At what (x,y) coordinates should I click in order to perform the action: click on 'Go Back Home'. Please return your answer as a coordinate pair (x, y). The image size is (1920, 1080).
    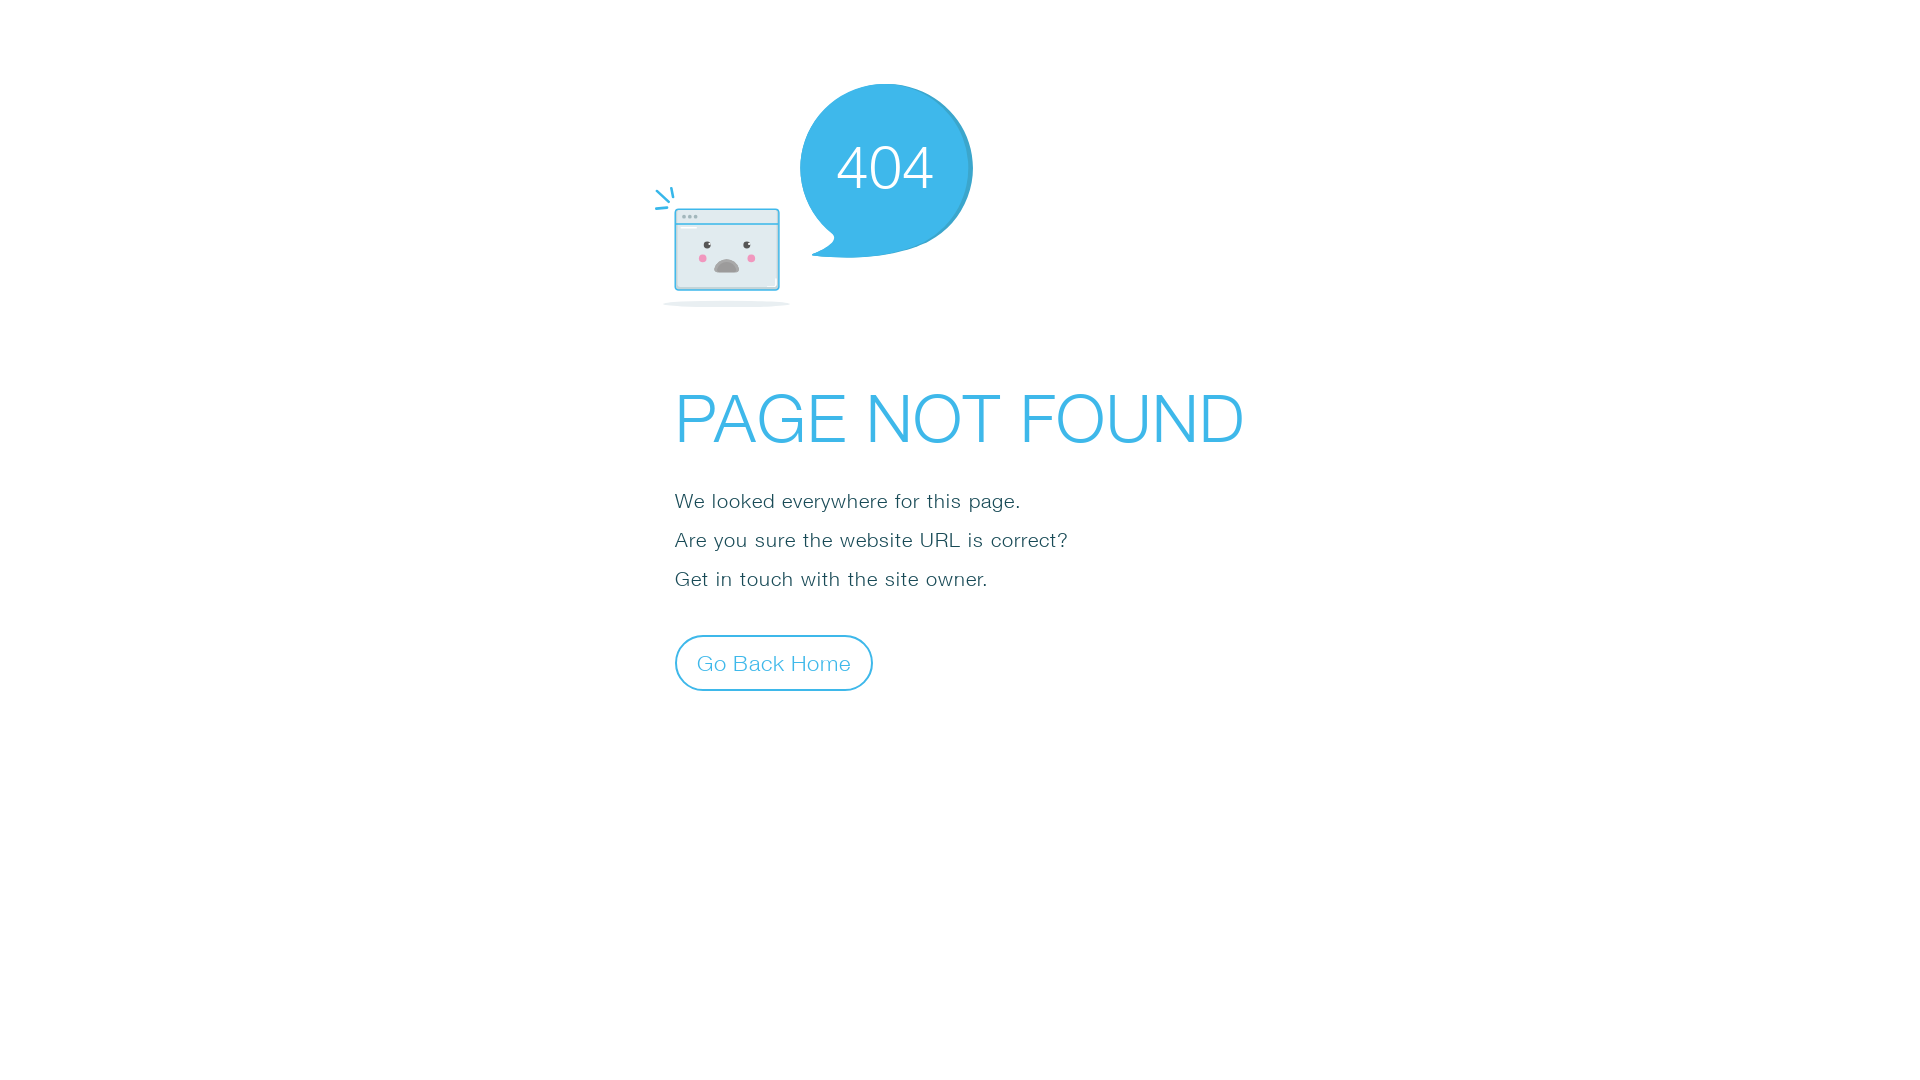
    Looking at the image, I should click on (772, 663).